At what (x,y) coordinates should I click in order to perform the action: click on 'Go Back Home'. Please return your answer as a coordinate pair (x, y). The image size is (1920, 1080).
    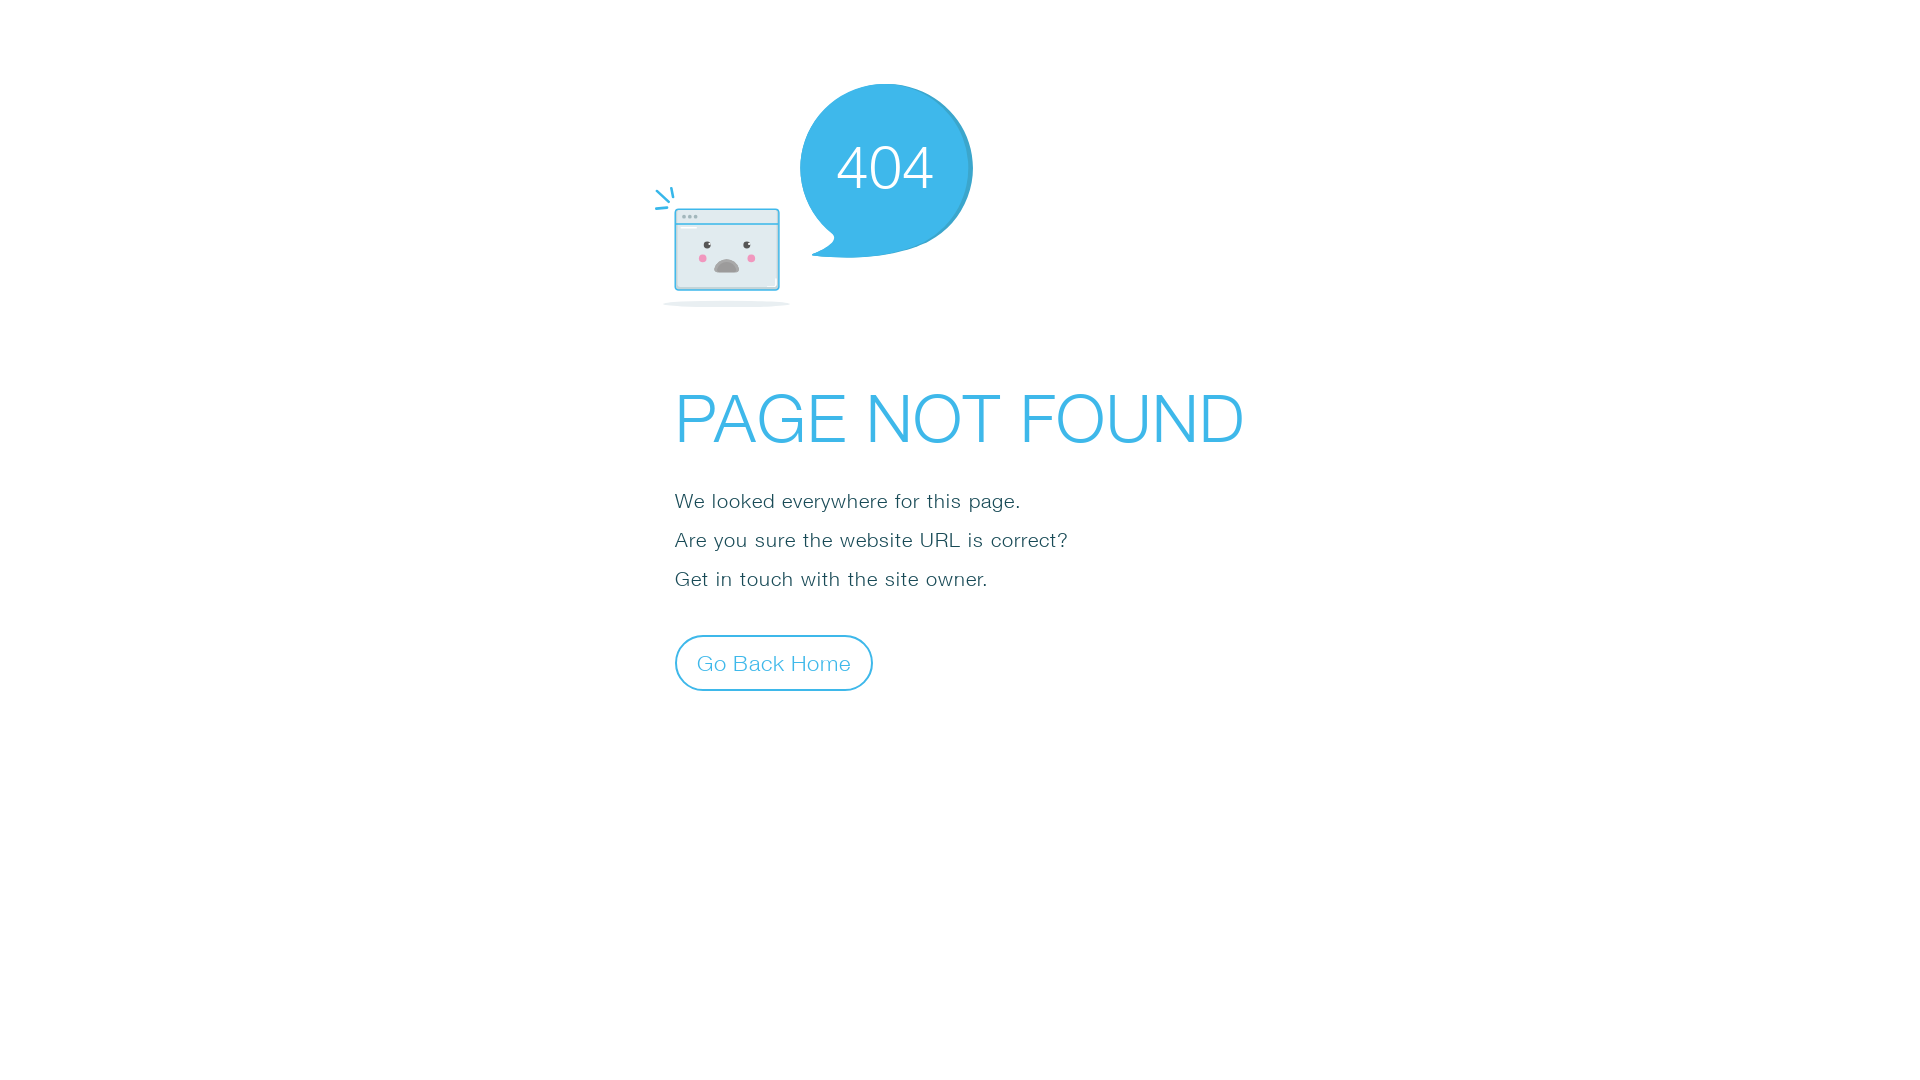
    Looking at the image, I should click on (772, 663).